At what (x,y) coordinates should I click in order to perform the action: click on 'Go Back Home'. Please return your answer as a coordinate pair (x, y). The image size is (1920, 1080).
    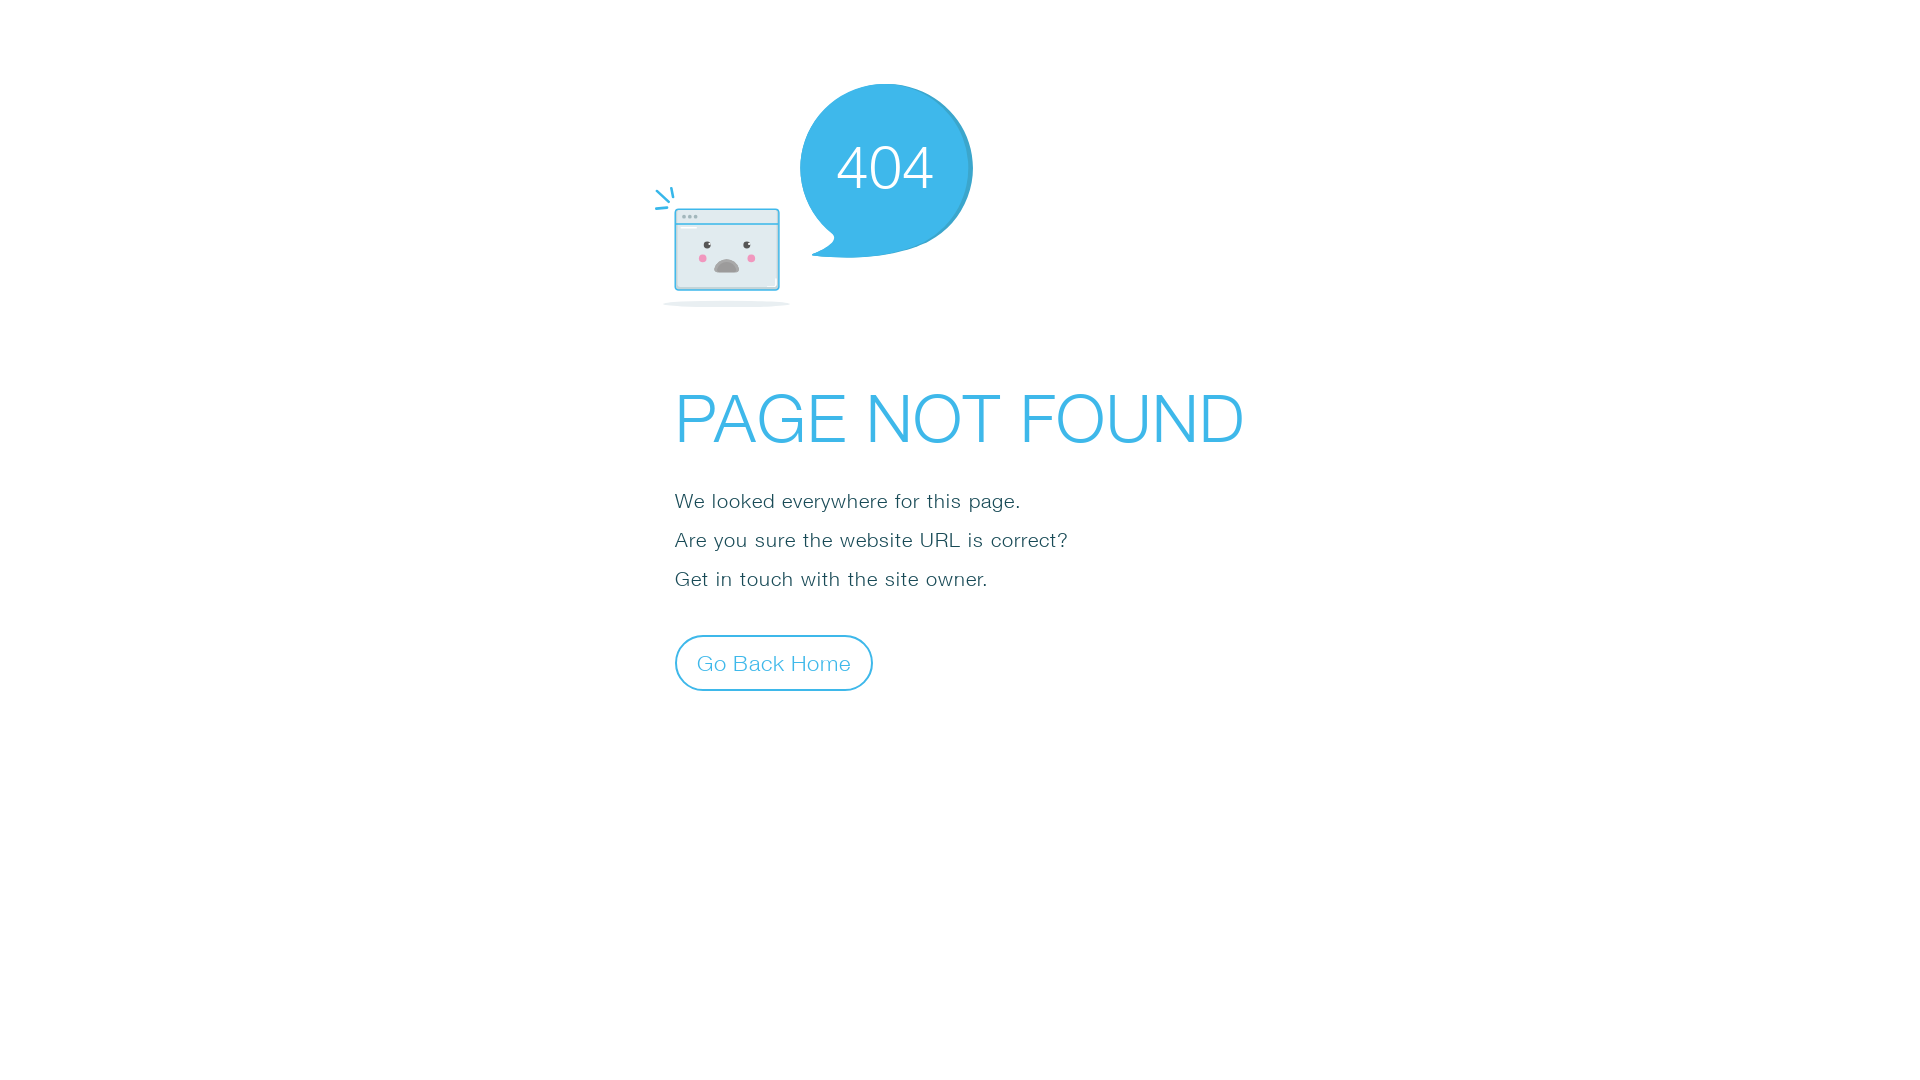
    Looking at the image, I should click on (772, 663).